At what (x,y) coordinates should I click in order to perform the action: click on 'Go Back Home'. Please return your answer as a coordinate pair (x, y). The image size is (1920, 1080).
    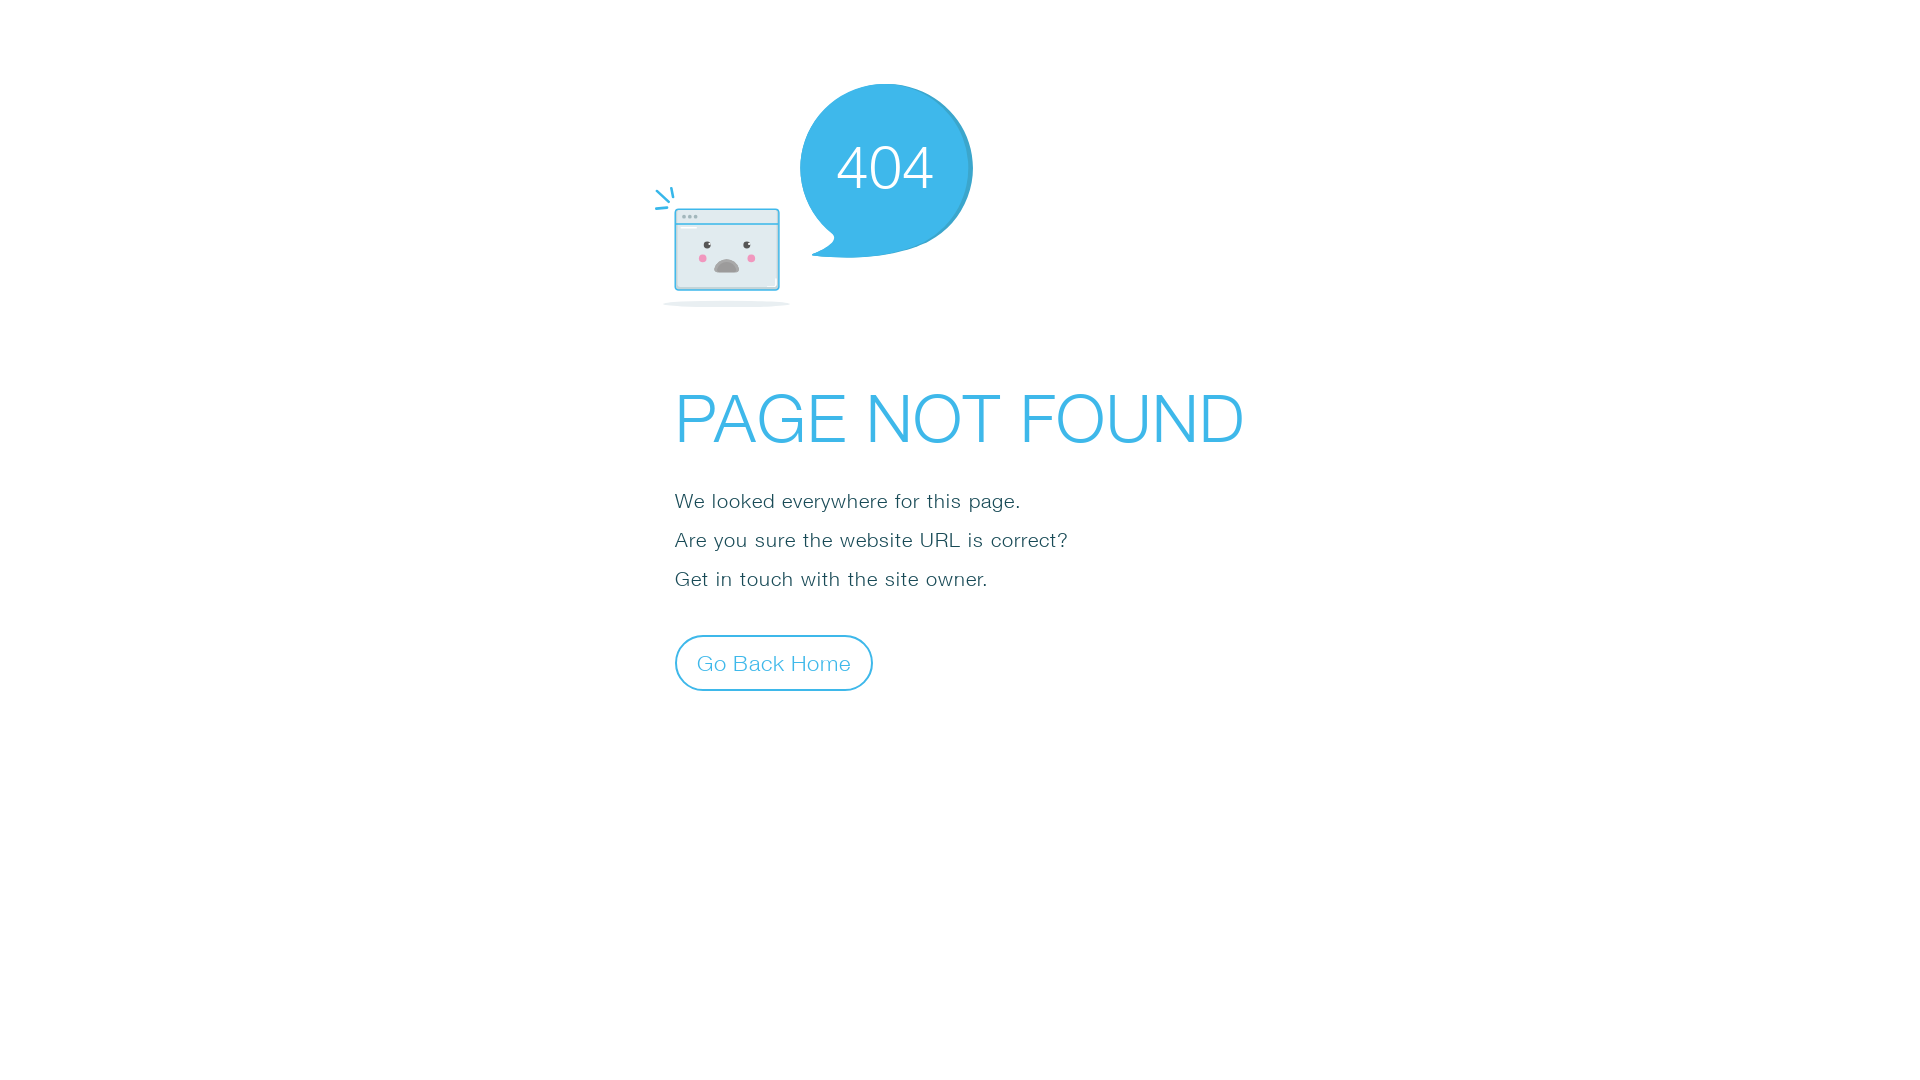
    Looking at the image, I should click on (772, 663).